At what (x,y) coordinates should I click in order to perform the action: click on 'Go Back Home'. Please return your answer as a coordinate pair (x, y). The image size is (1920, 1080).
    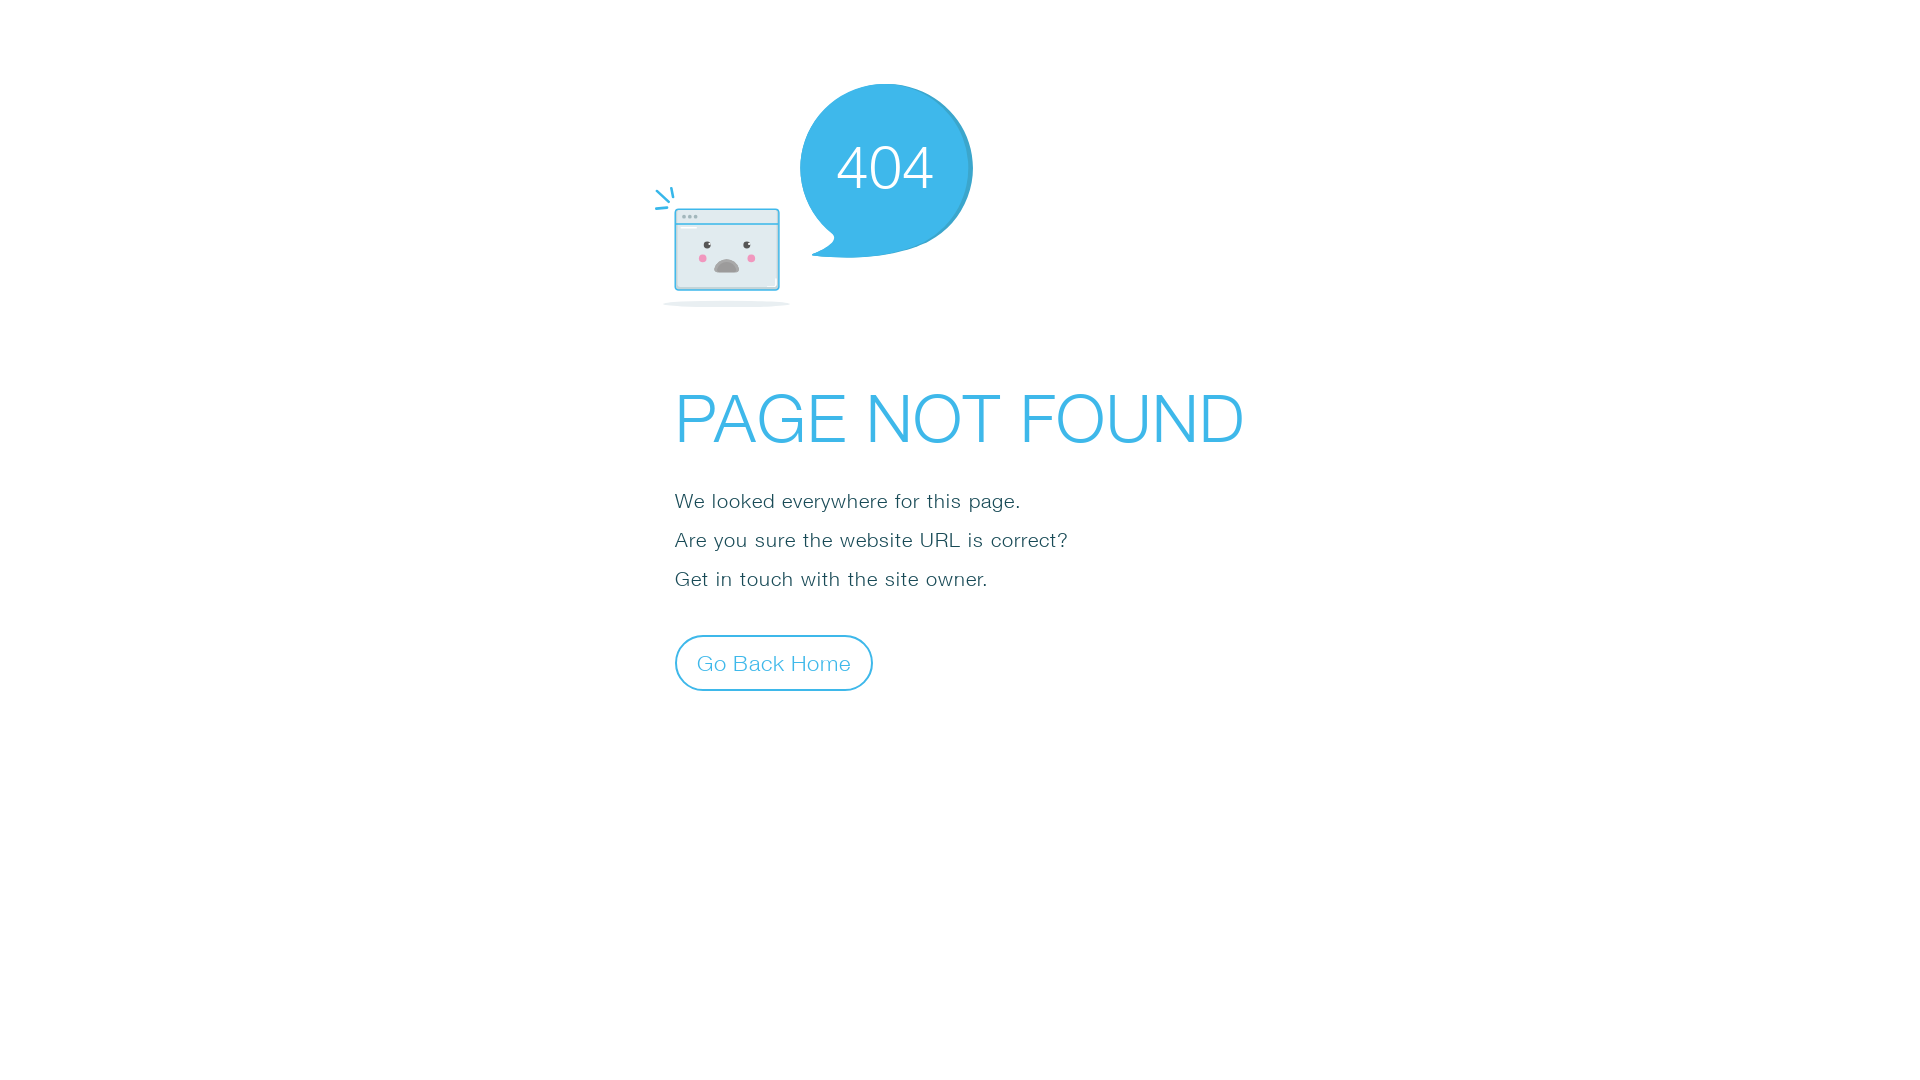
    Looking at the image, I should click on (772, 663).